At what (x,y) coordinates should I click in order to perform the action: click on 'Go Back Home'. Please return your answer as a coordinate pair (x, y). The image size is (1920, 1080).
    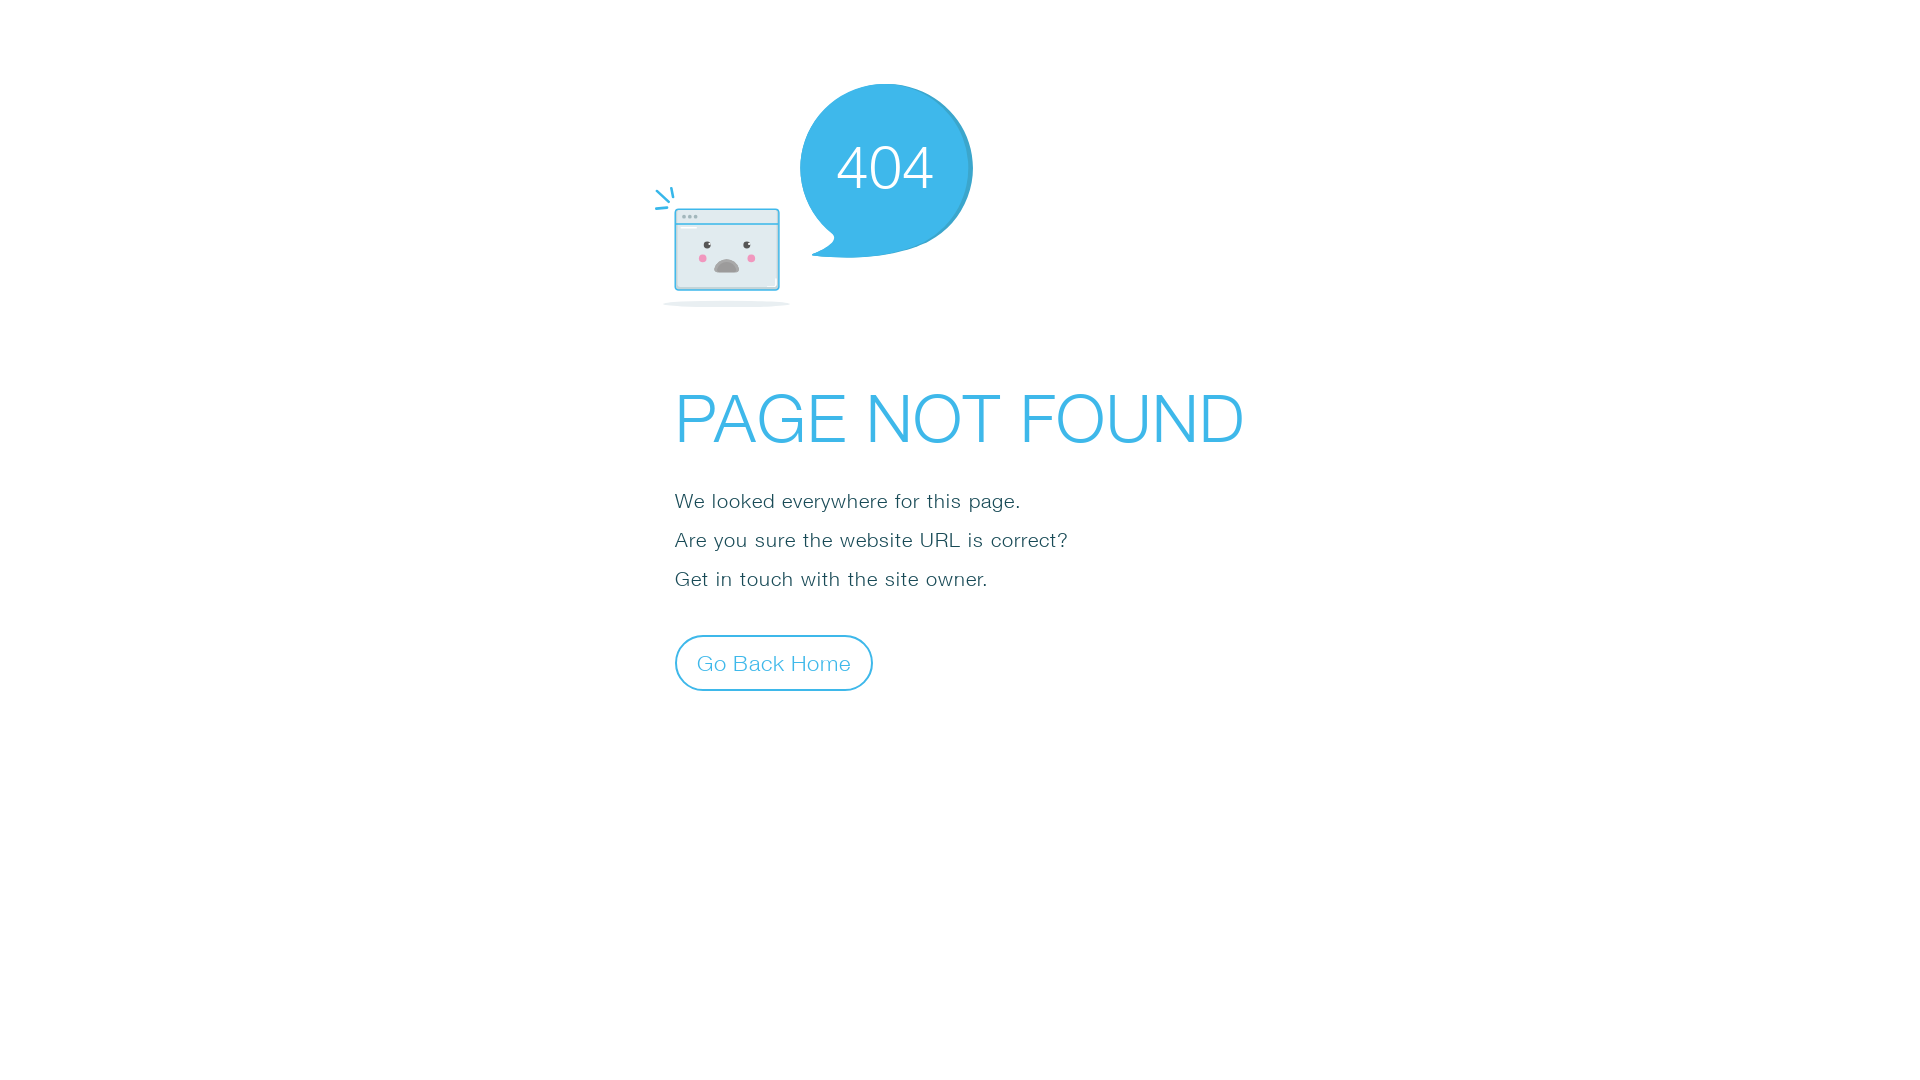
    Looking at the image, I should click on (772, 663).